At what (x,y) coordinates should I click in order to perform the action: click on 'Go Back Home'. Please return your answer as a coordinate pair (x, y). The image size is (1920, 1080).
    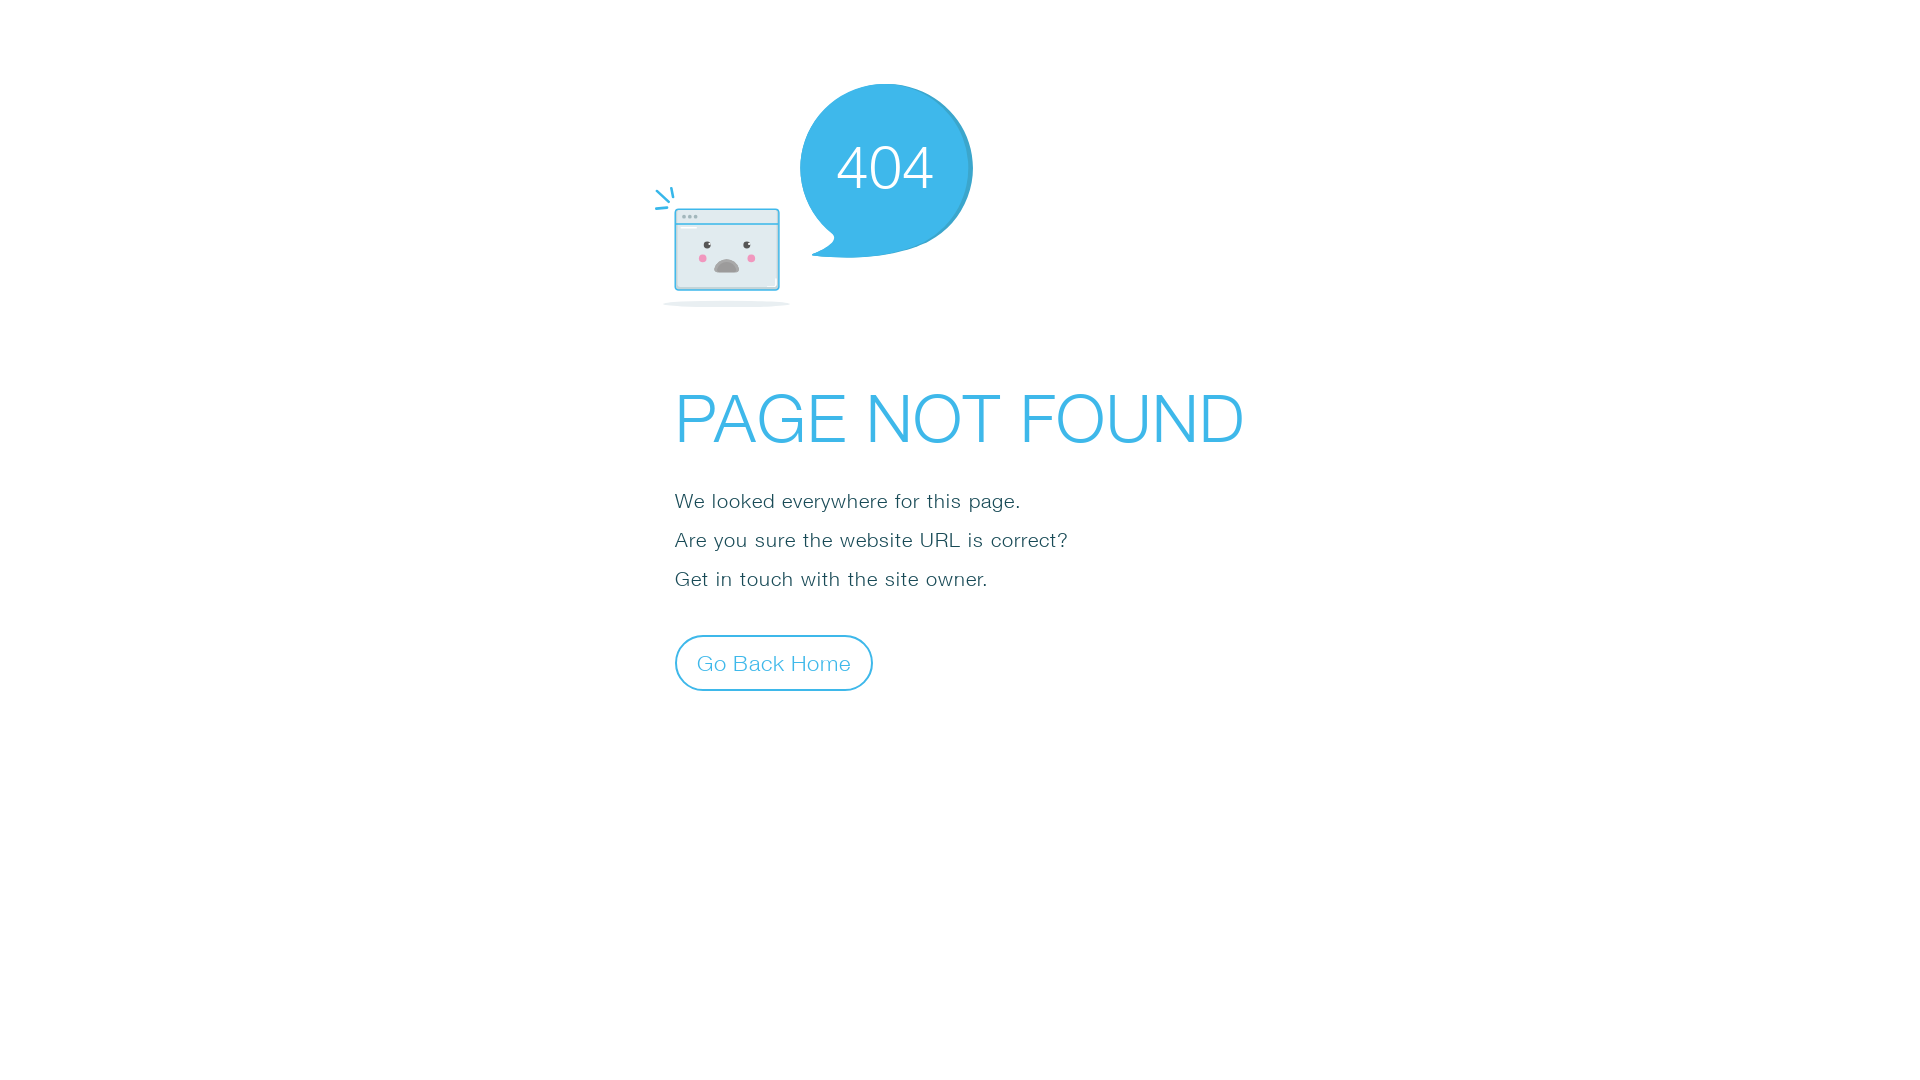
    Looking at the image, I should click on (772, 663).